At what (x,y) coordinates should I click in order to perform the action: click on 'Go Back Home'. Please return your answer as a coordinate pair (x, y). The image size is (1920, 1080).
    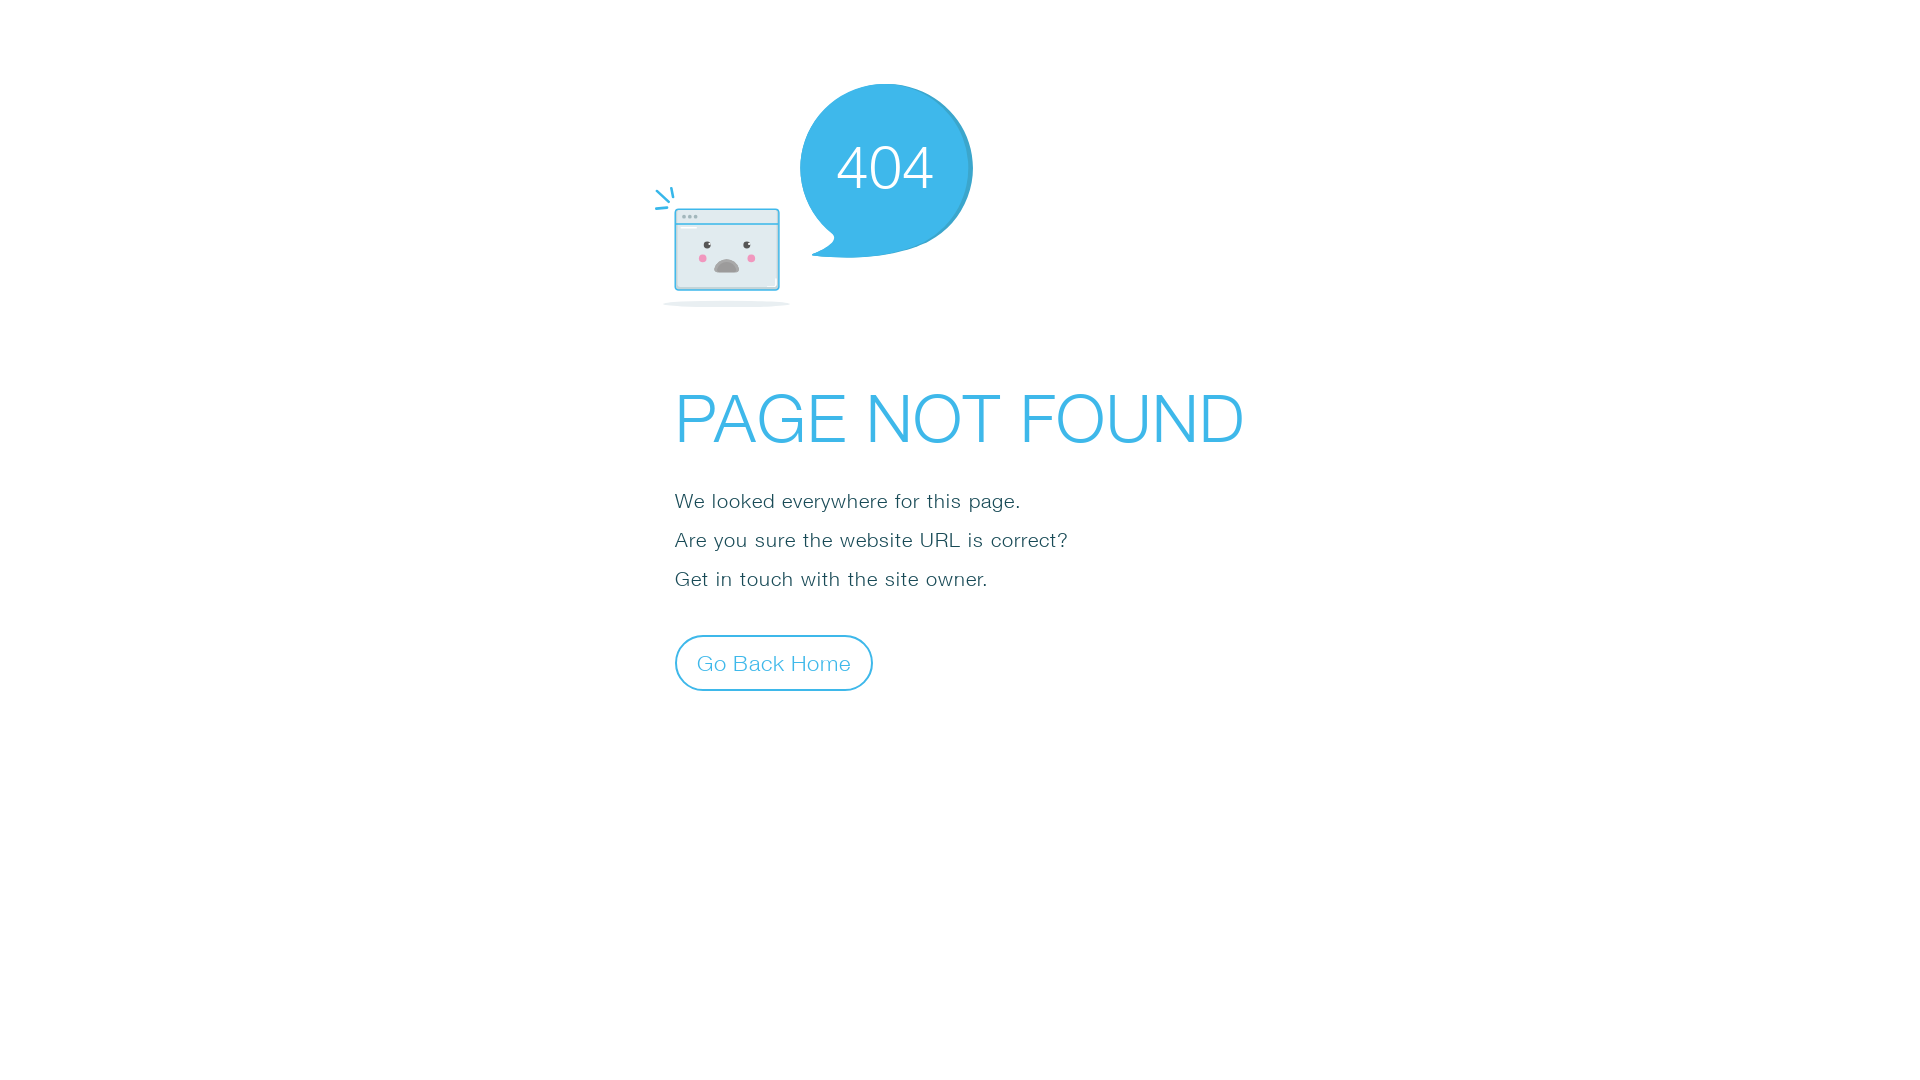
    Looking at the image, I should click on (772, 663).